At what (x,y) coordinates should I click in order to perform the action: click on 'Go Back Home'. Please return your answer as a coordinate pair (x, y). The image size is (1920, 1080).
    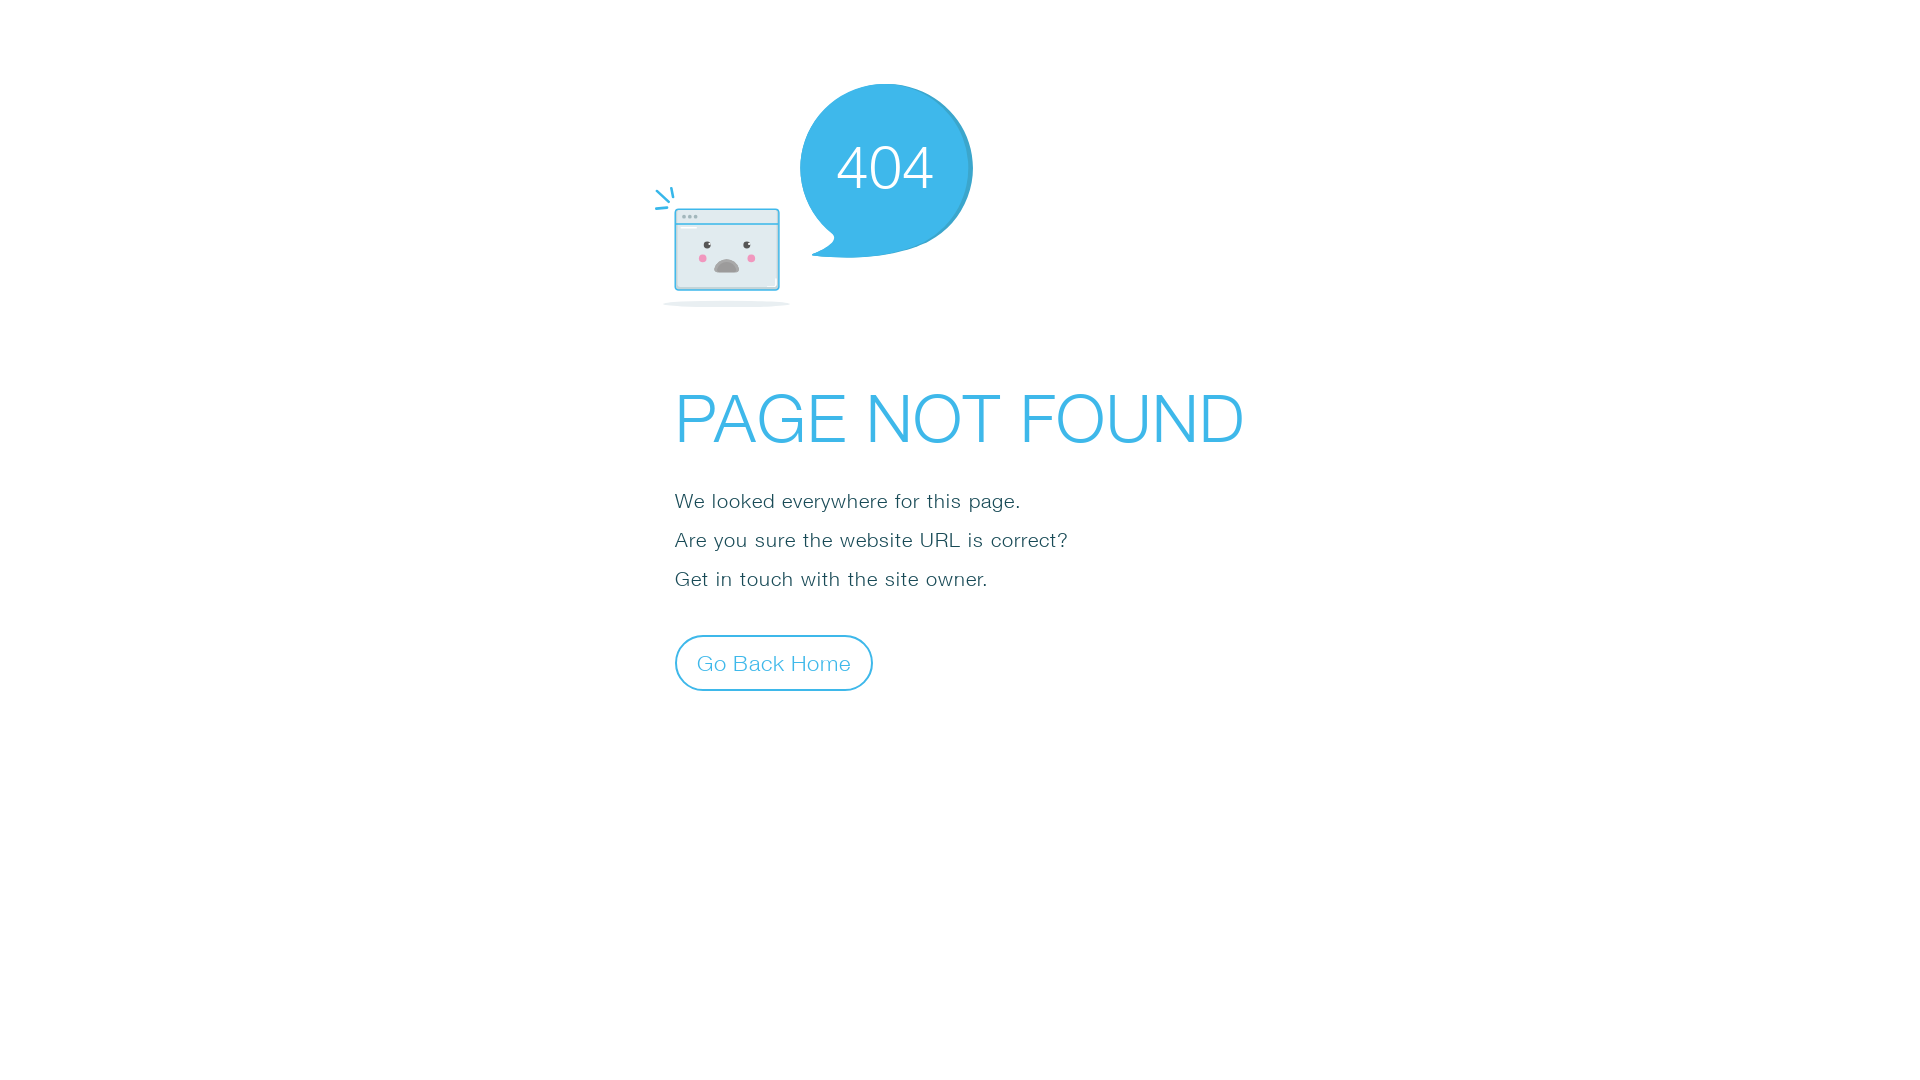
    Looking at the image, I should click on (772, 663).